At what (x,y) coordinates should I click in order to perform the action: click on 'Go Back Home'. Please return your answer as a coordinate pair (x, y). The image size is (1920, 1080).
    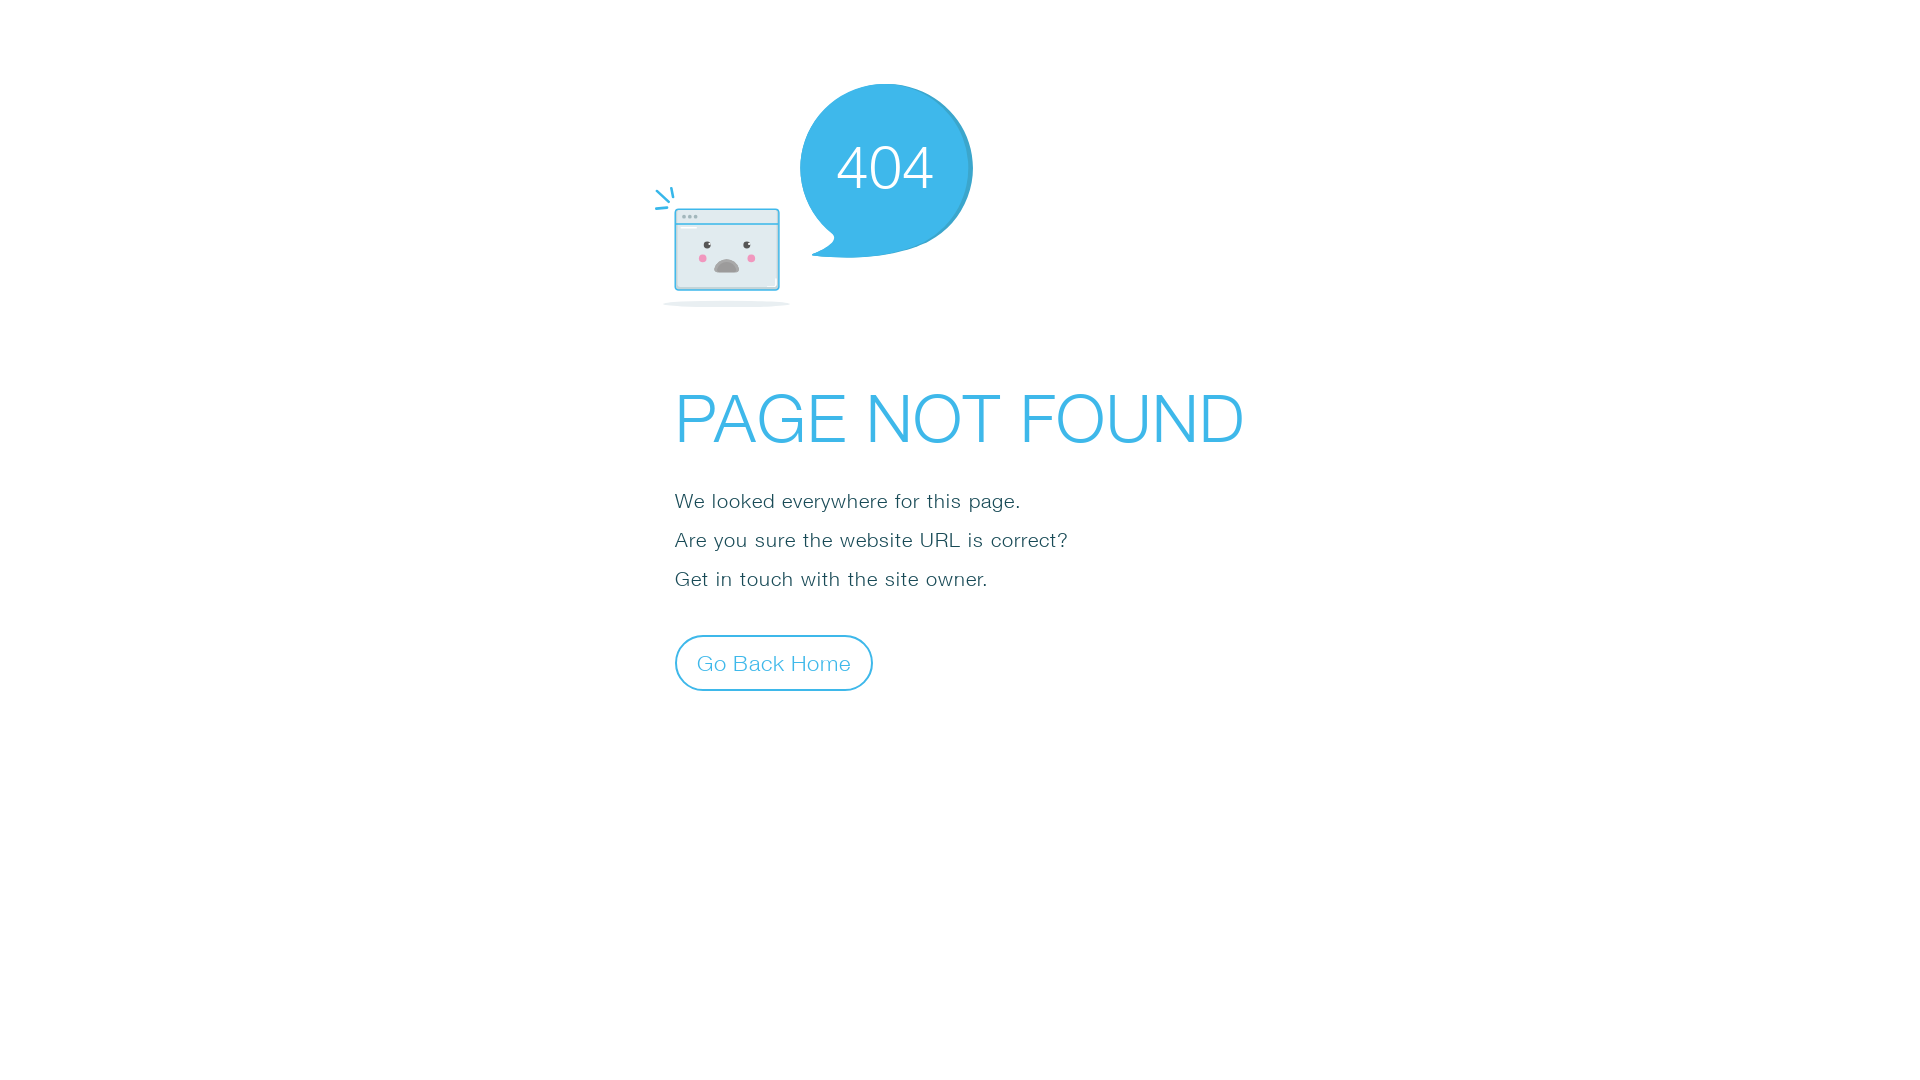
    Looking at the image, I should click on (772, 663).